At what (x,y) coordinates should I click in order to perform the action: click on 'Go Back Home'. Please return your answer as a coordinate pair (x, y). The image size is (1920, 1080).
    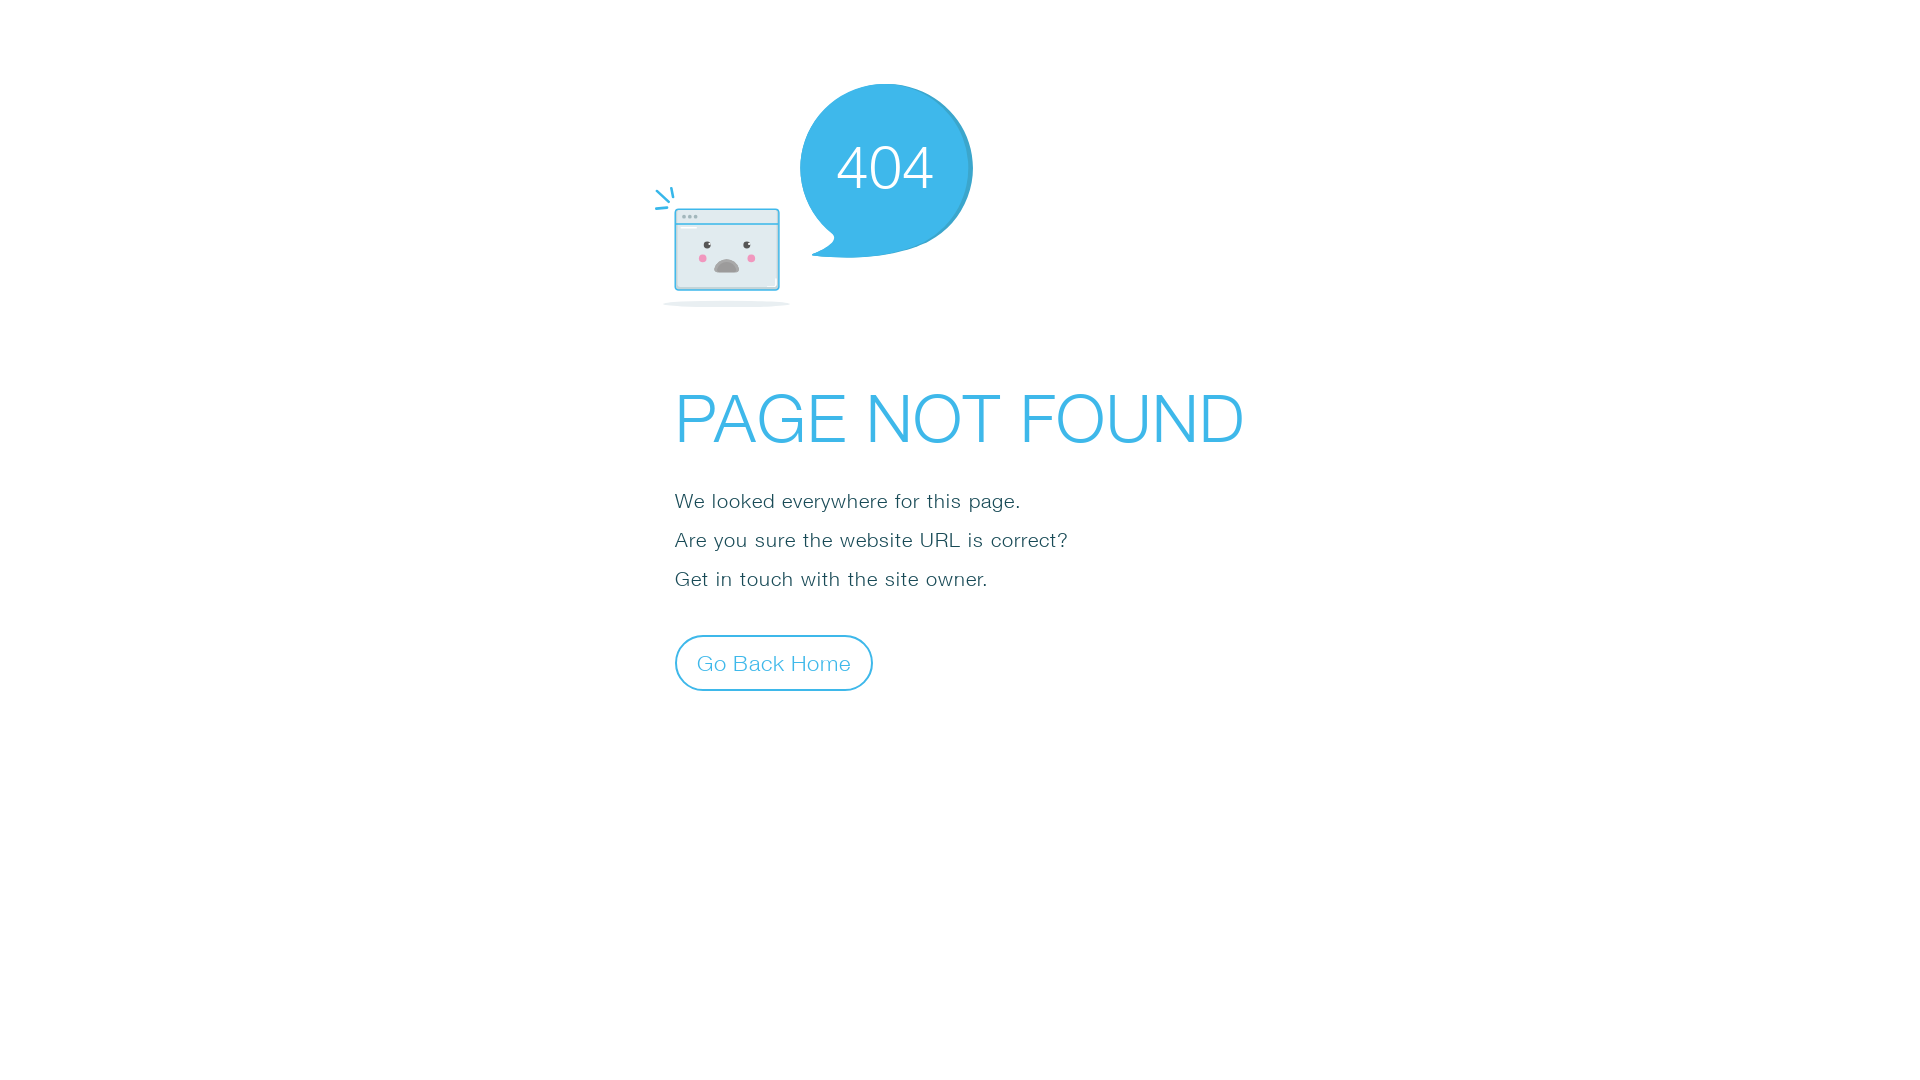
    Looking at the image, I should click on (772, 663).